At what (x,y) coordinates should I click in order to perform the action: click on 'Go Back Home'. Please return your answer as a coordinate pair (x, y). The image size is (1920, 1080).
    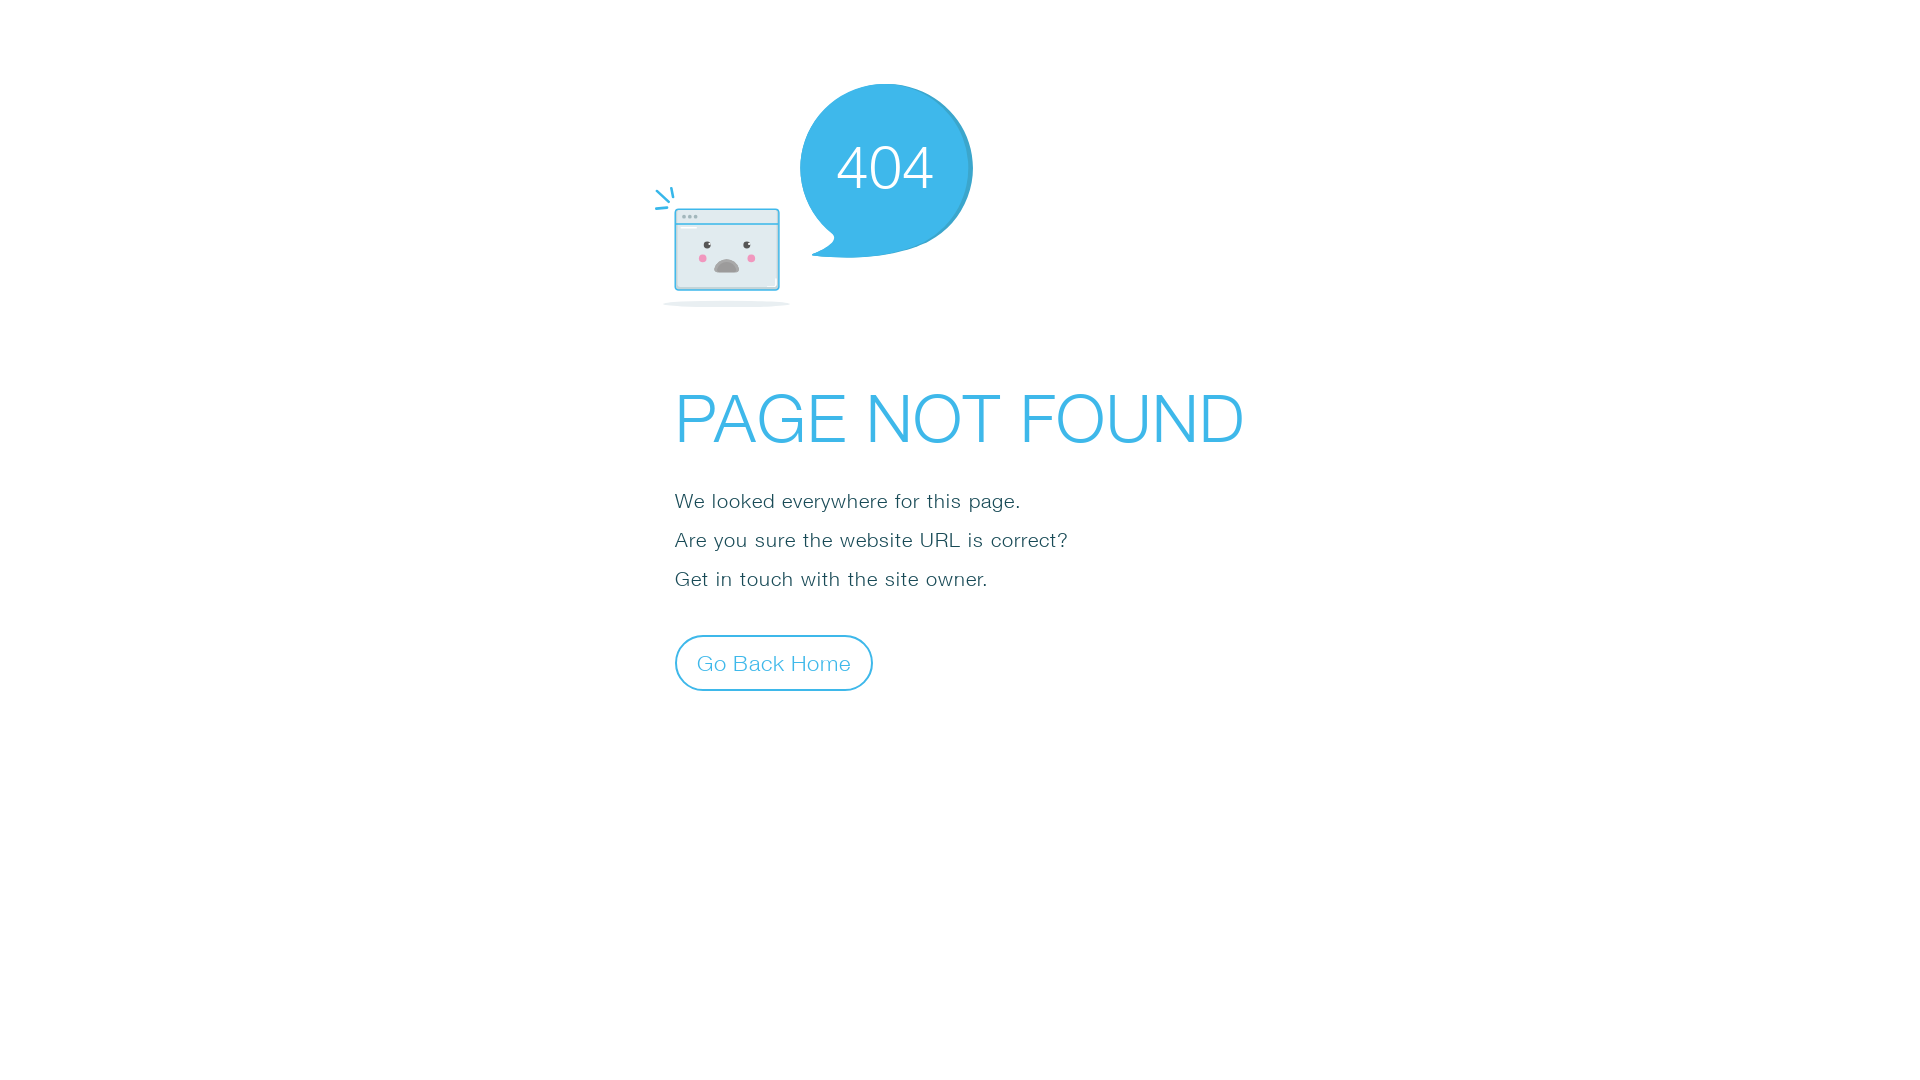
    Looking at the image, I should click on (772, 663).